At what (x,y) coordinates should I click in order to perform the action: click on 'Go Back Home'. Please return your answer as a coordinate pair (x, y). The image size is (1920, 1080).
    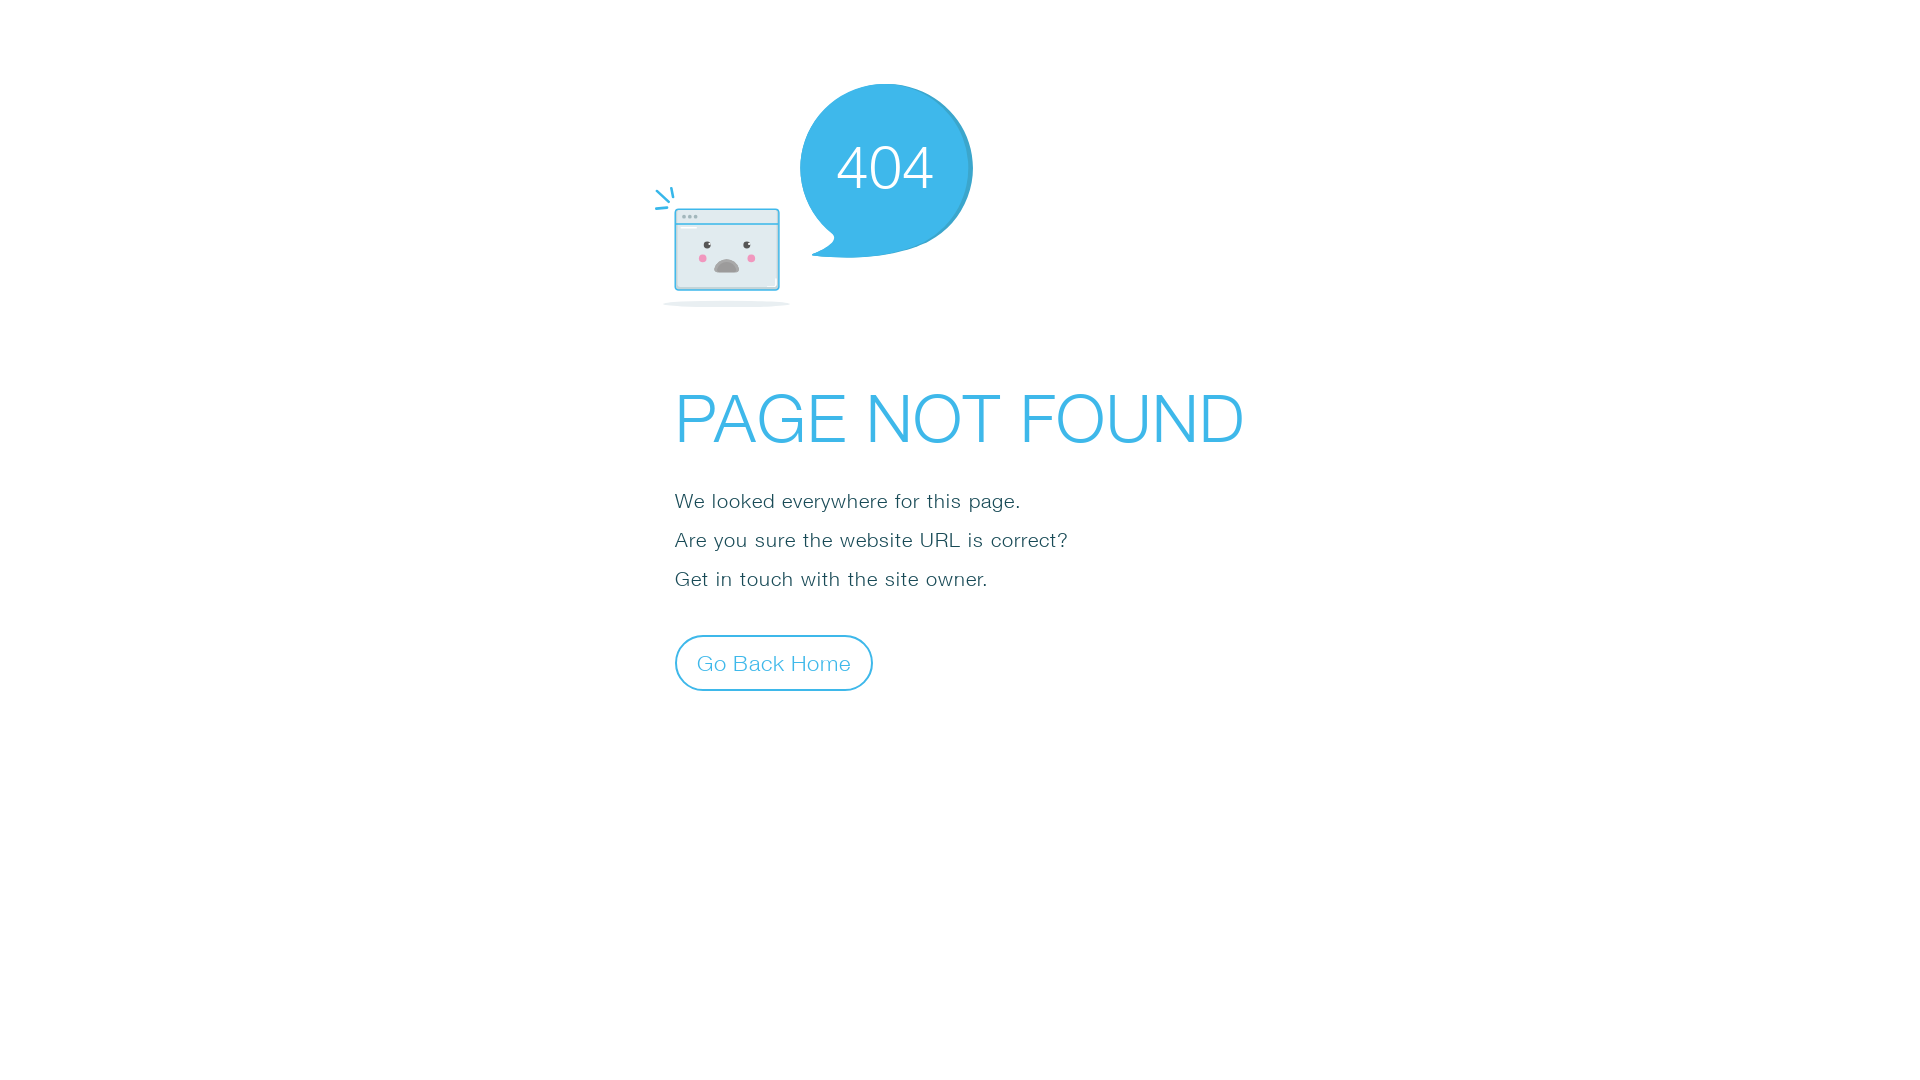
    Looking at the image, I should click on (772, 663).